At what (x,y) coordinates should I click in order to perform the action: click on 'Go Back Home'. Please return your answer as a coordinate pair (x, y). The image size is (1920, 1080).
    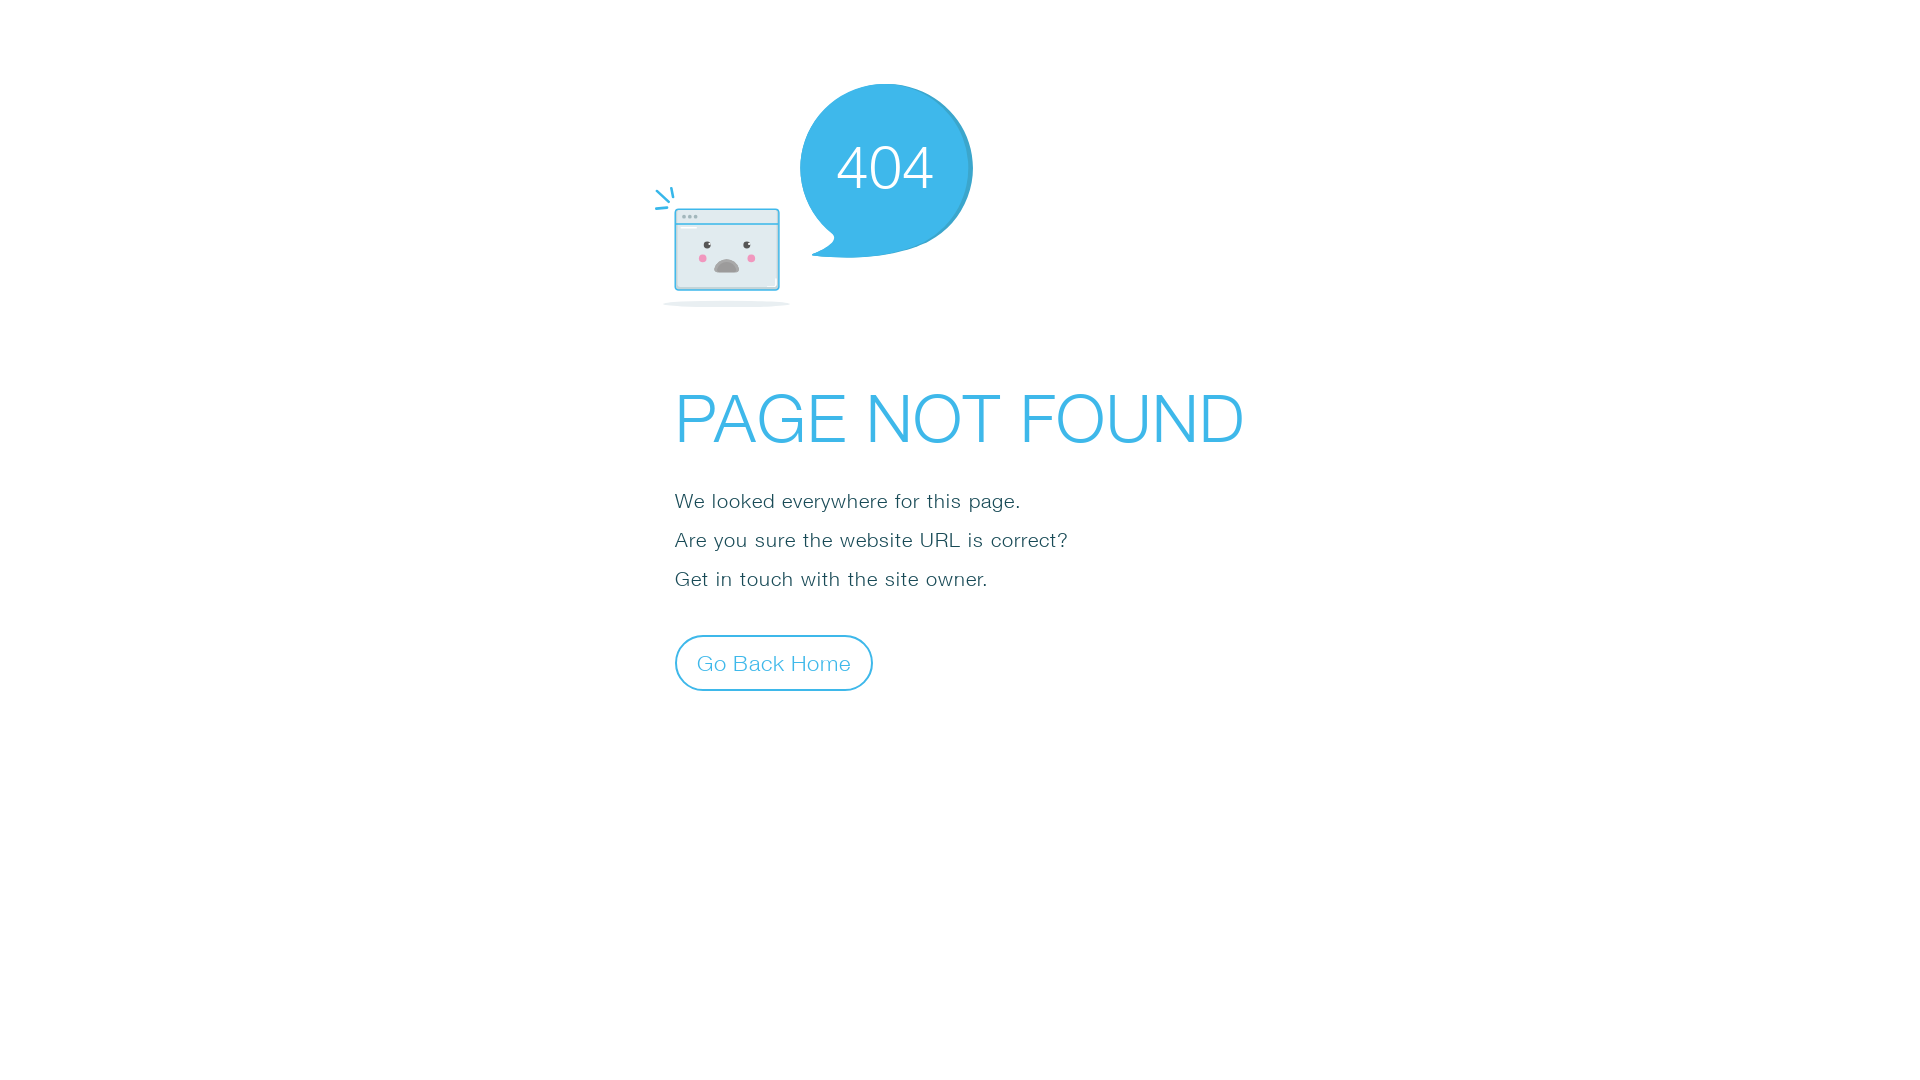
    Looking at the image, I should click on (772, 663).